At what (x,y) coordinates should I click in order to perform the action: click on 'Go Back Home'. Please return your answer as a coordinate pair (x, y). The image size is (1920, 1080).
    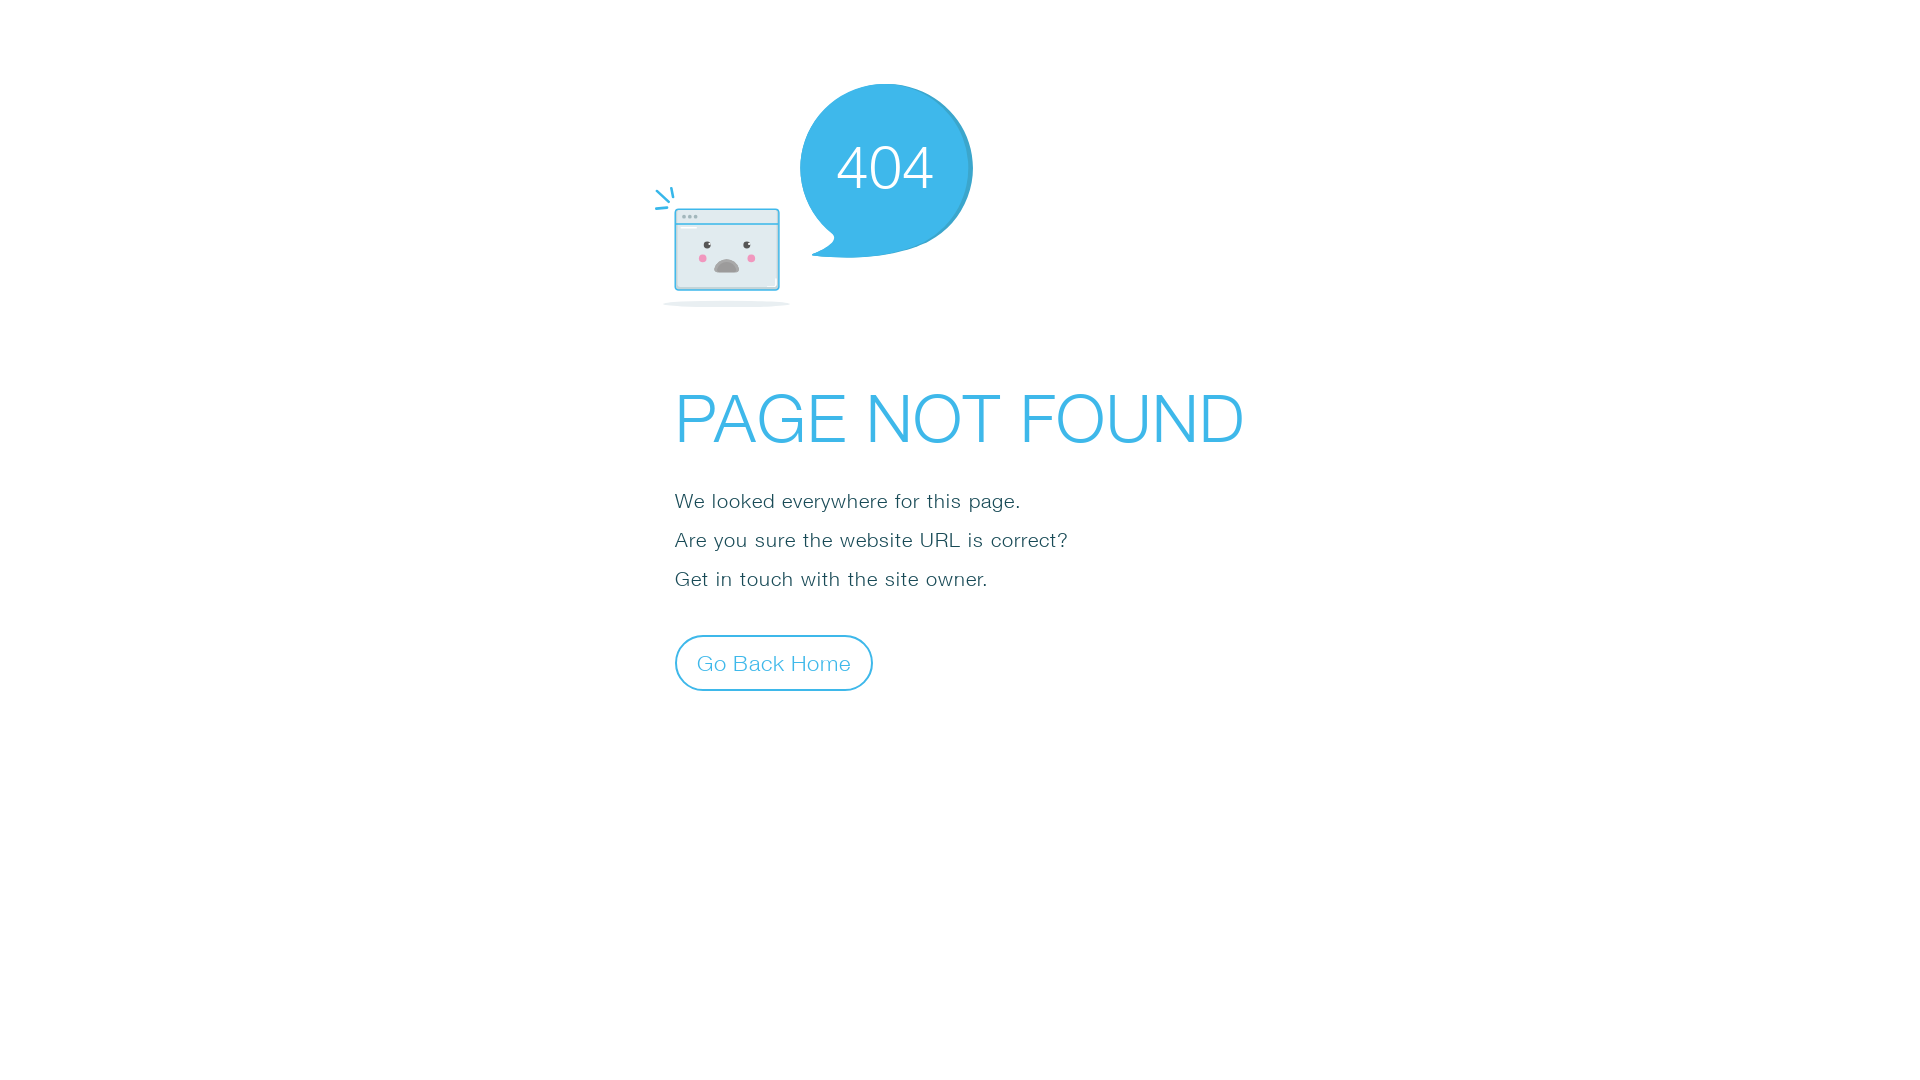
    Looking at the image, I should click on (772, 663).